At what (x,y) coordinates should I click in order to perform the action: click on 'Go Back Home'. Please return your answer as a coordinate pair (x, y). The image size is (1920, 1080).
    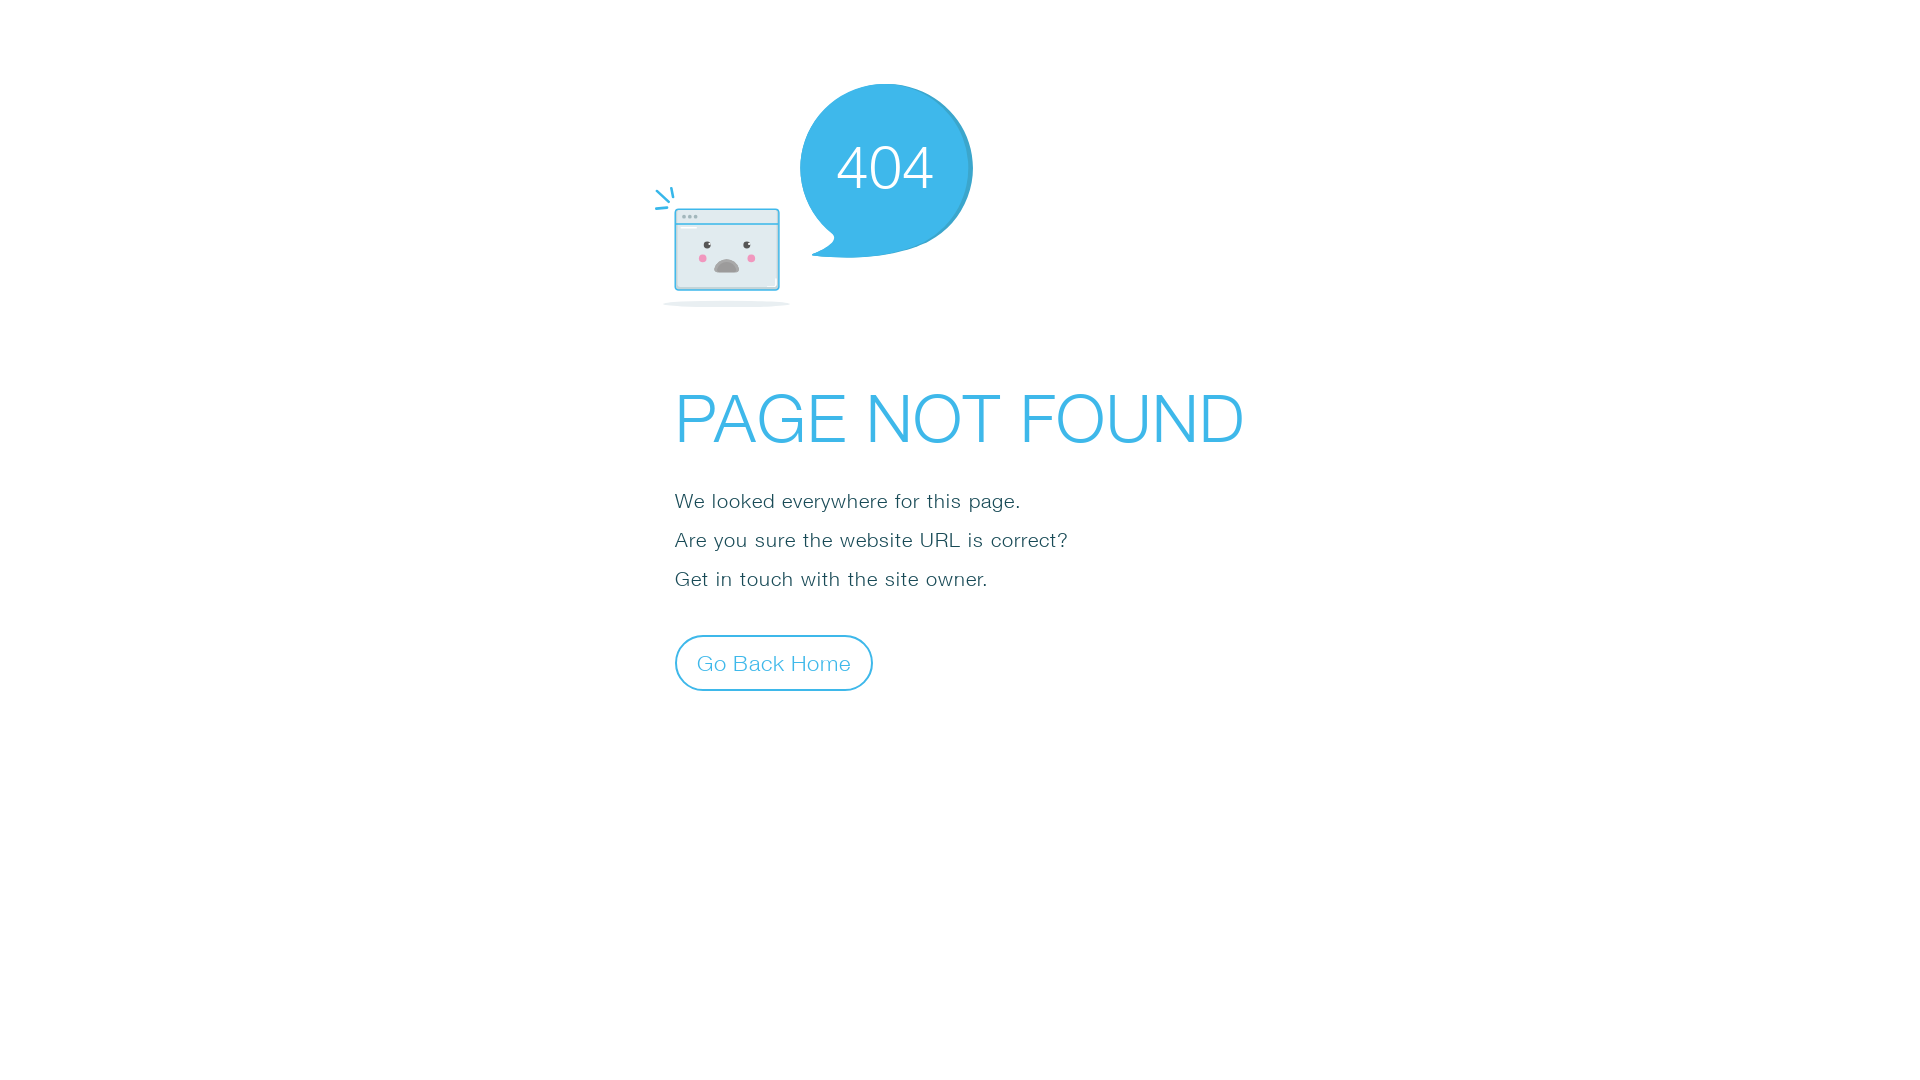
    Looking at the image, I should click on (772, 663).